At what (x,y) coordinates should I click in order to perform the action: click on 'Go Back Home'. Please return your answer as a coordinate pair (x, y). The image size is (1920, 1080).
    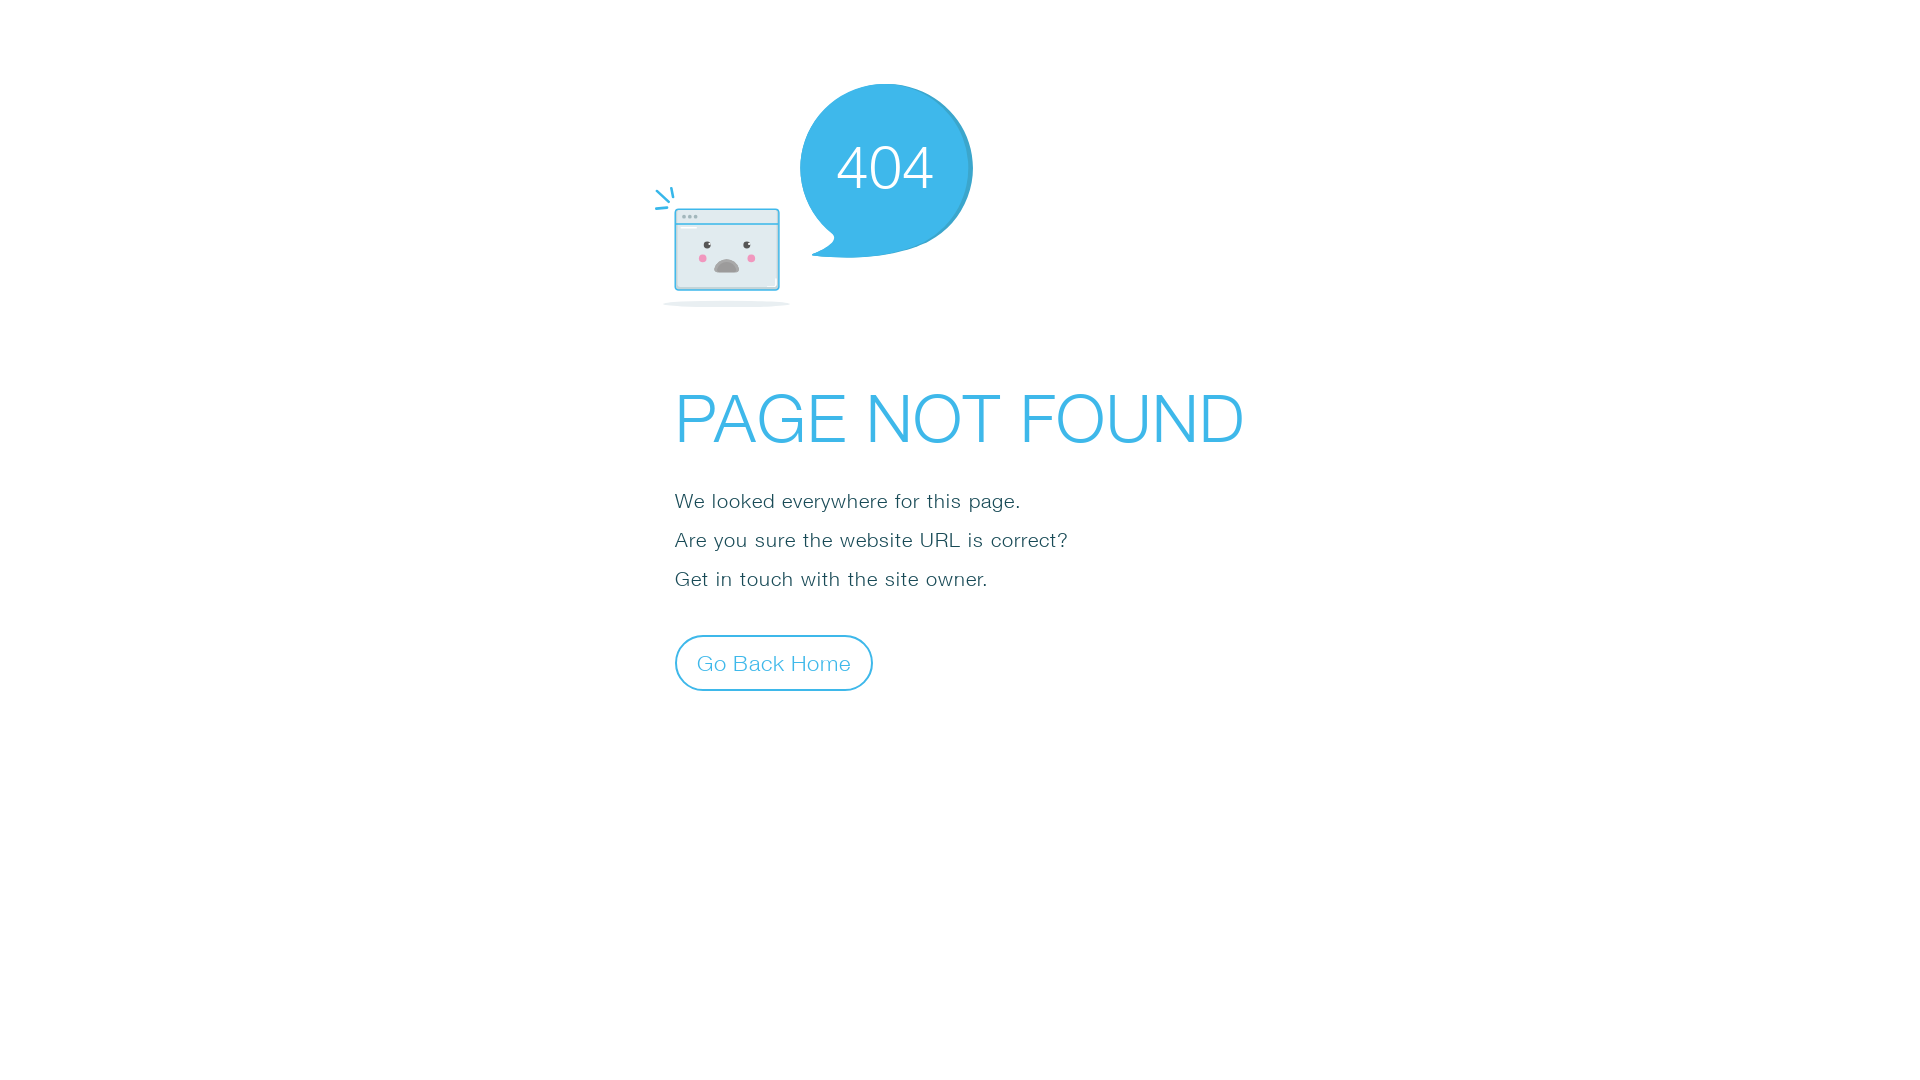
    Looking at the image, I should click on (772, 663).